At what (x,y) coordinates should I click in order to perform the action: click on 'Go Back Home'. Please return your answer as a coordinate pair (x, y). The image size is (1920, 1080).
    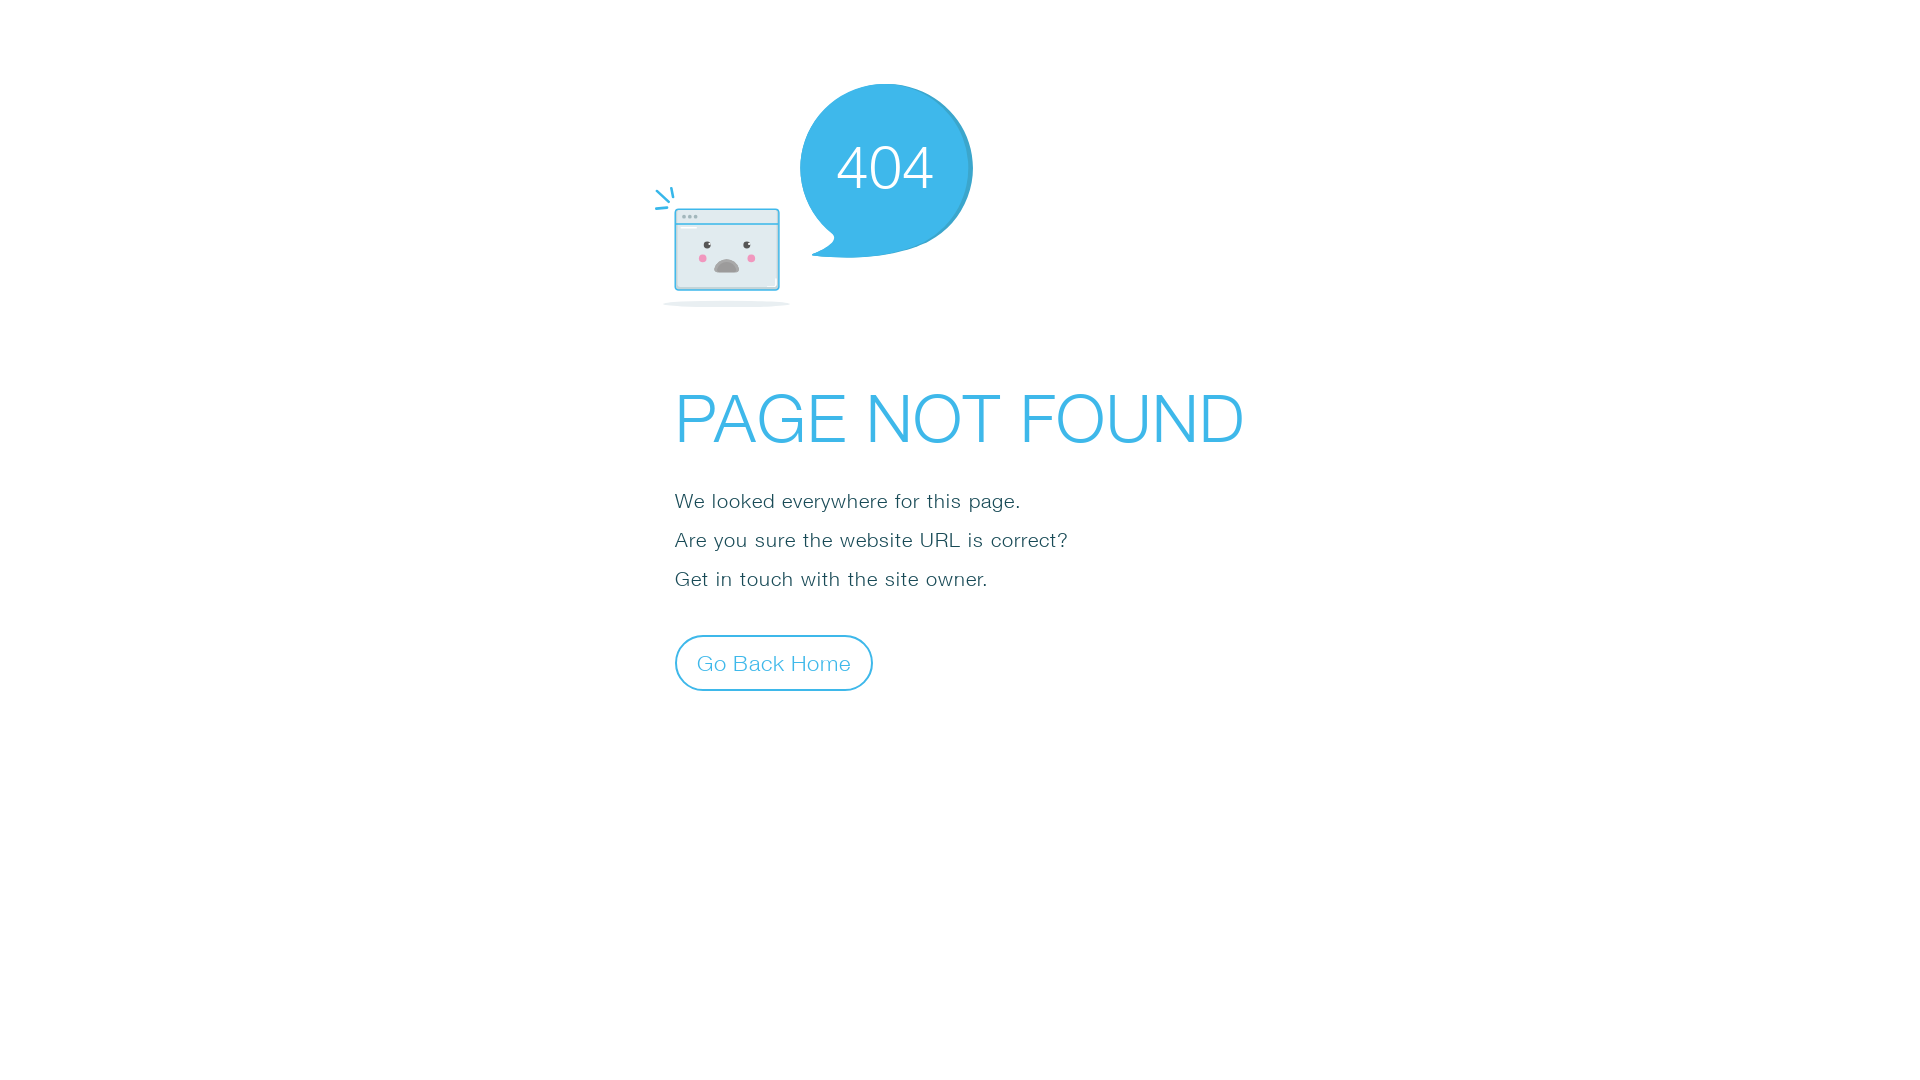
    Looking at the image, I should click on (772, 663).